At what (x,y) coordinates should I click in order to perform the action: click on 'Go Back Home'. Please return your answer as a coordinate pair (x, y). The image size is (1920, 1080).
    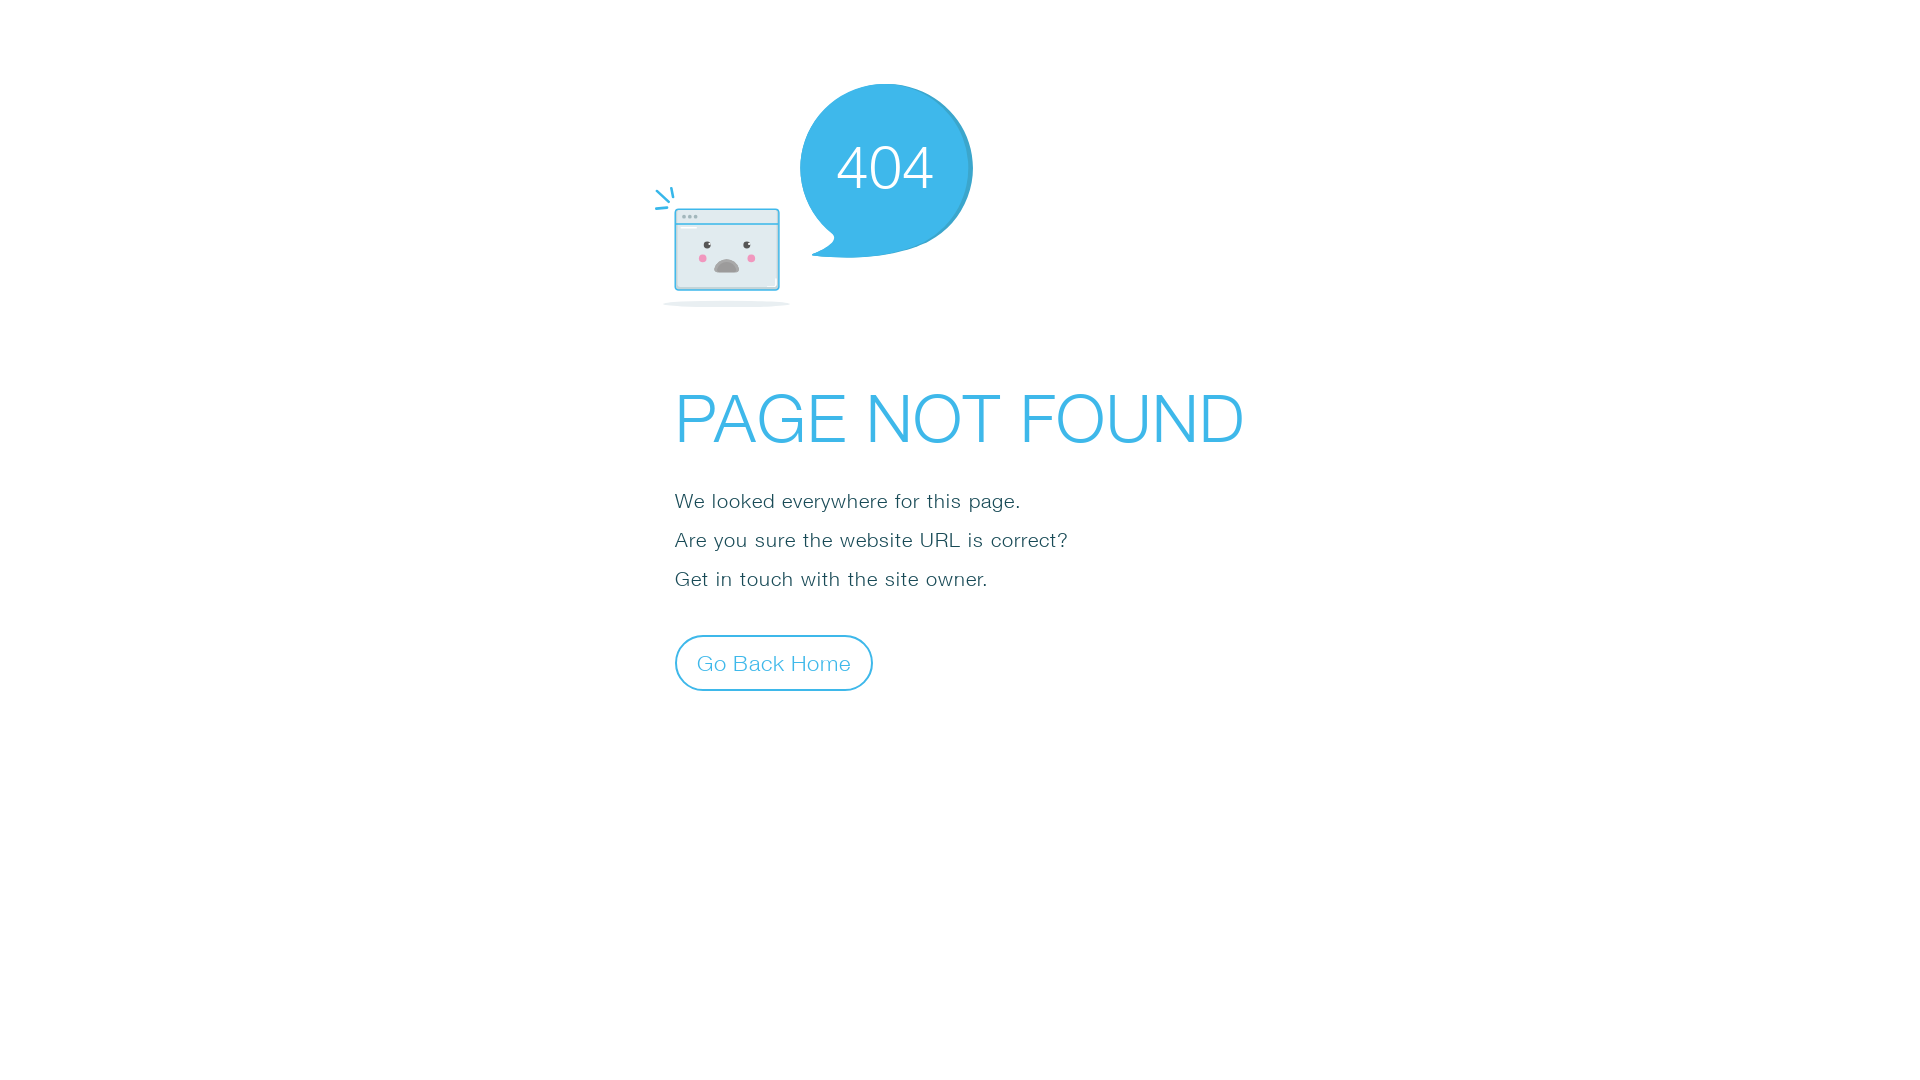
    Looking at the image, I should click on (772, 663).